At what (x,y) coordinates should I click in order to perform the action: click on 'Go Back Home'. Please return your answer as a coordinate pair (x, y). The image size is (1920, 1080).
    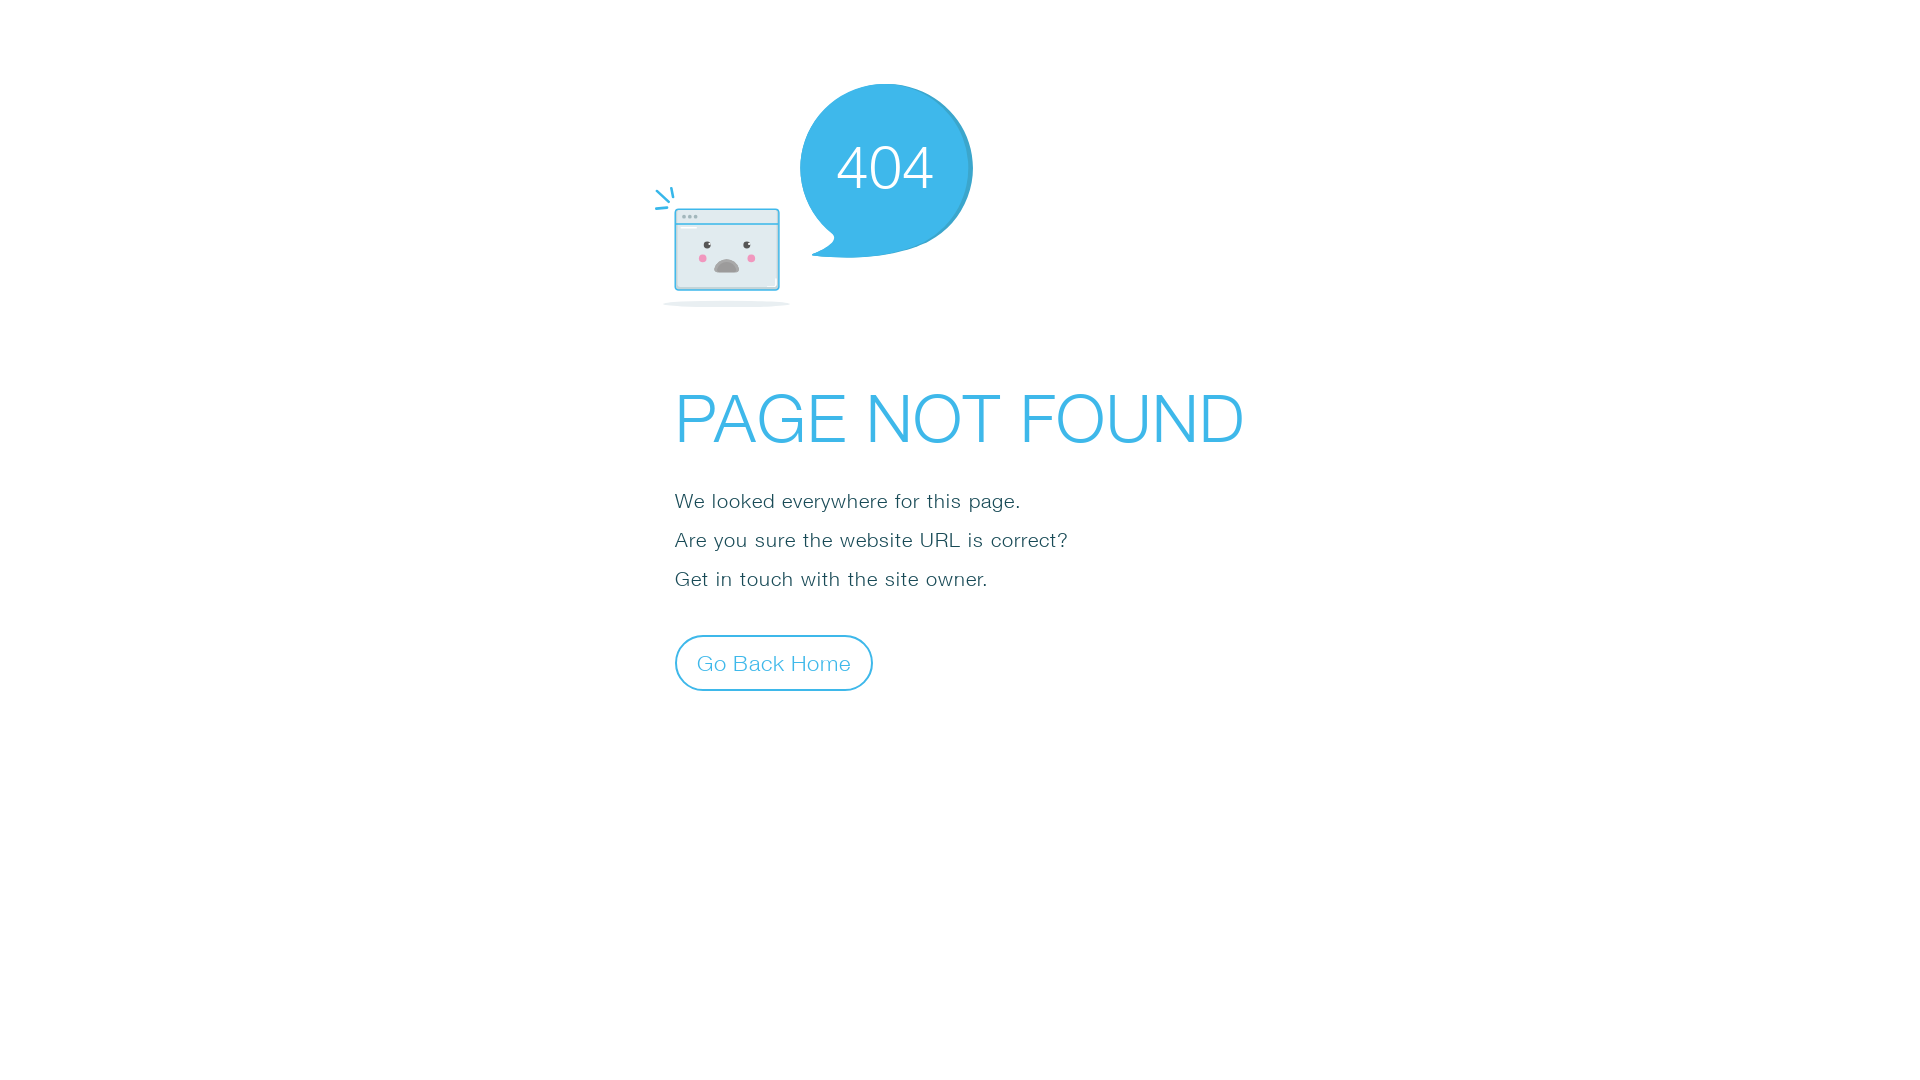
    Looking at the image, I should click on (772, 663).